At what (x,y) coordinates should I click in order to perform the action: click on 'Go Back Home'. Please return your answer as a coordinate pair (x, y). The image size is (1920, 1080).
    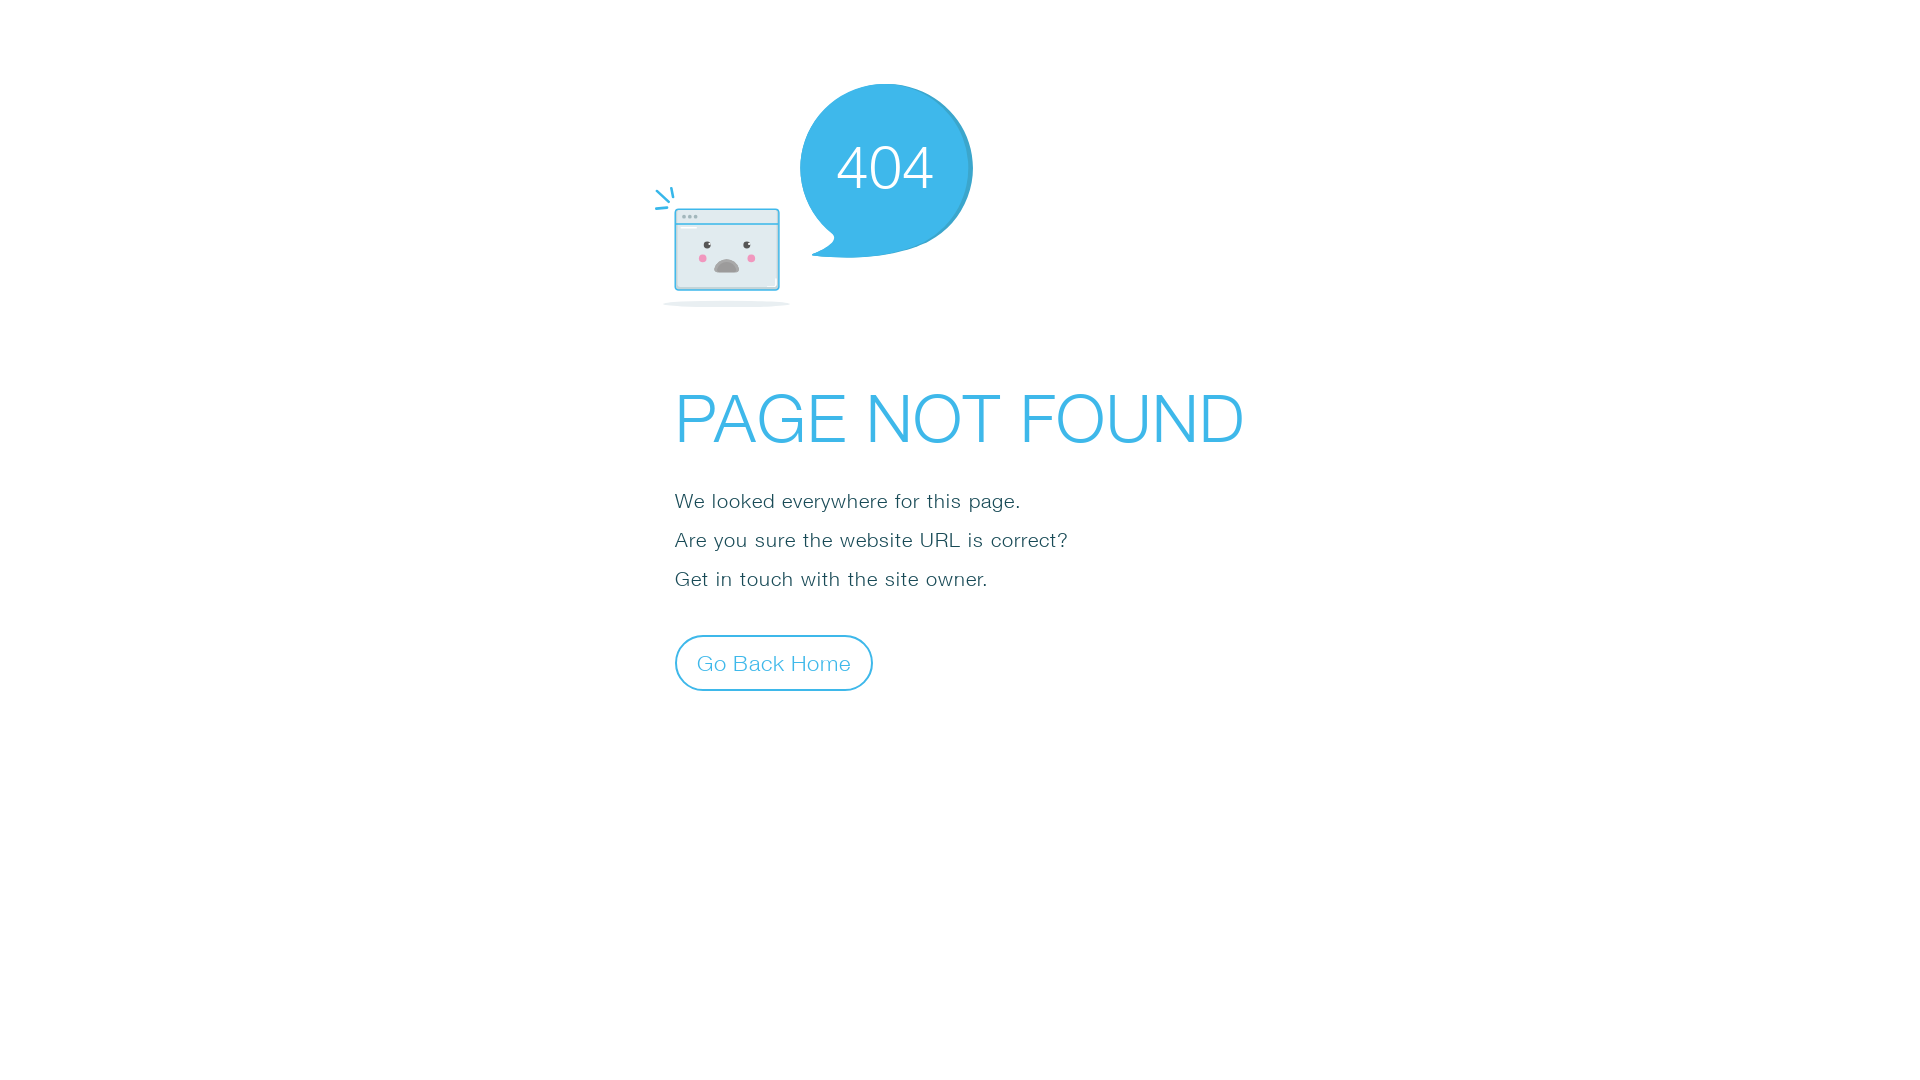
    Looking at the image, I should click on (772, 663).